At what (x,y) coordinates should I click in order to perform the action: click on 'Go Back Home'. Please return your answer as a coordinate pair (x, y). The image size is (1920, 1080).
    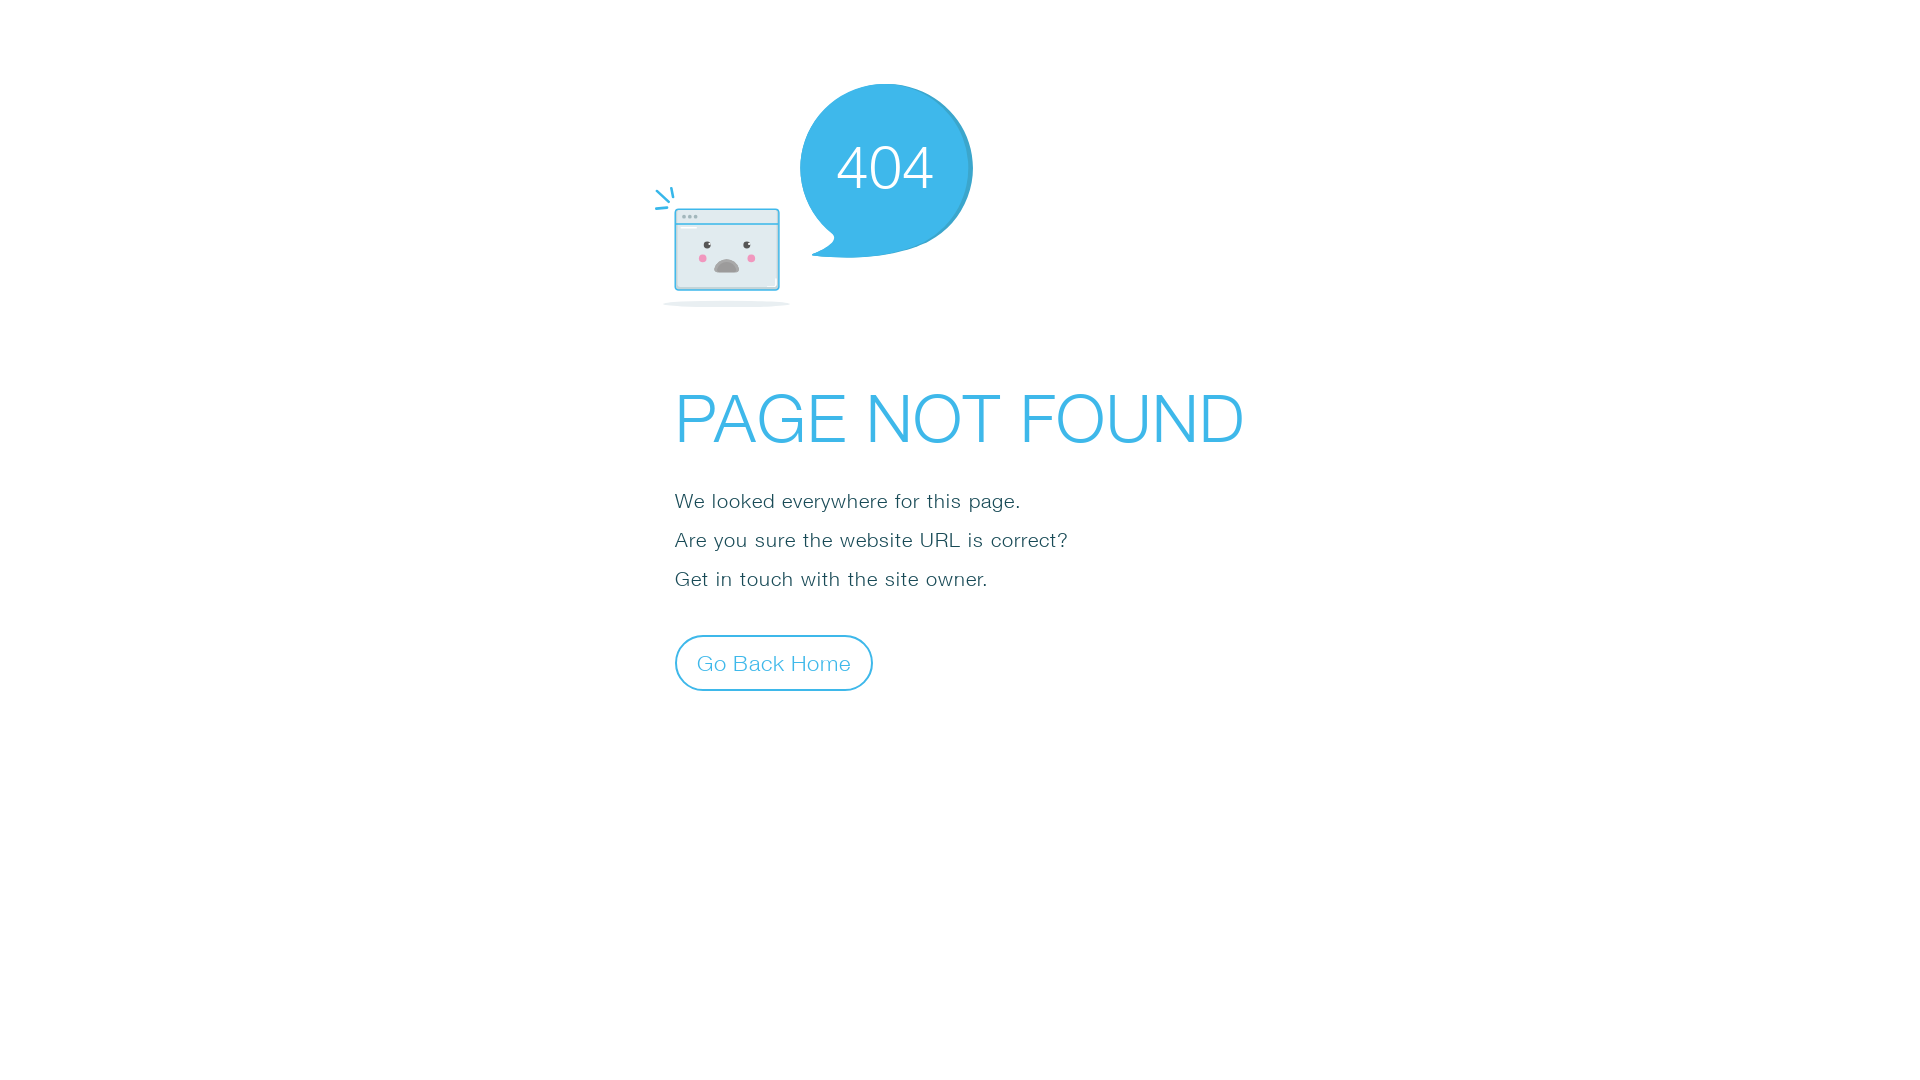
    Looking at the image, I should click on (772, 663).